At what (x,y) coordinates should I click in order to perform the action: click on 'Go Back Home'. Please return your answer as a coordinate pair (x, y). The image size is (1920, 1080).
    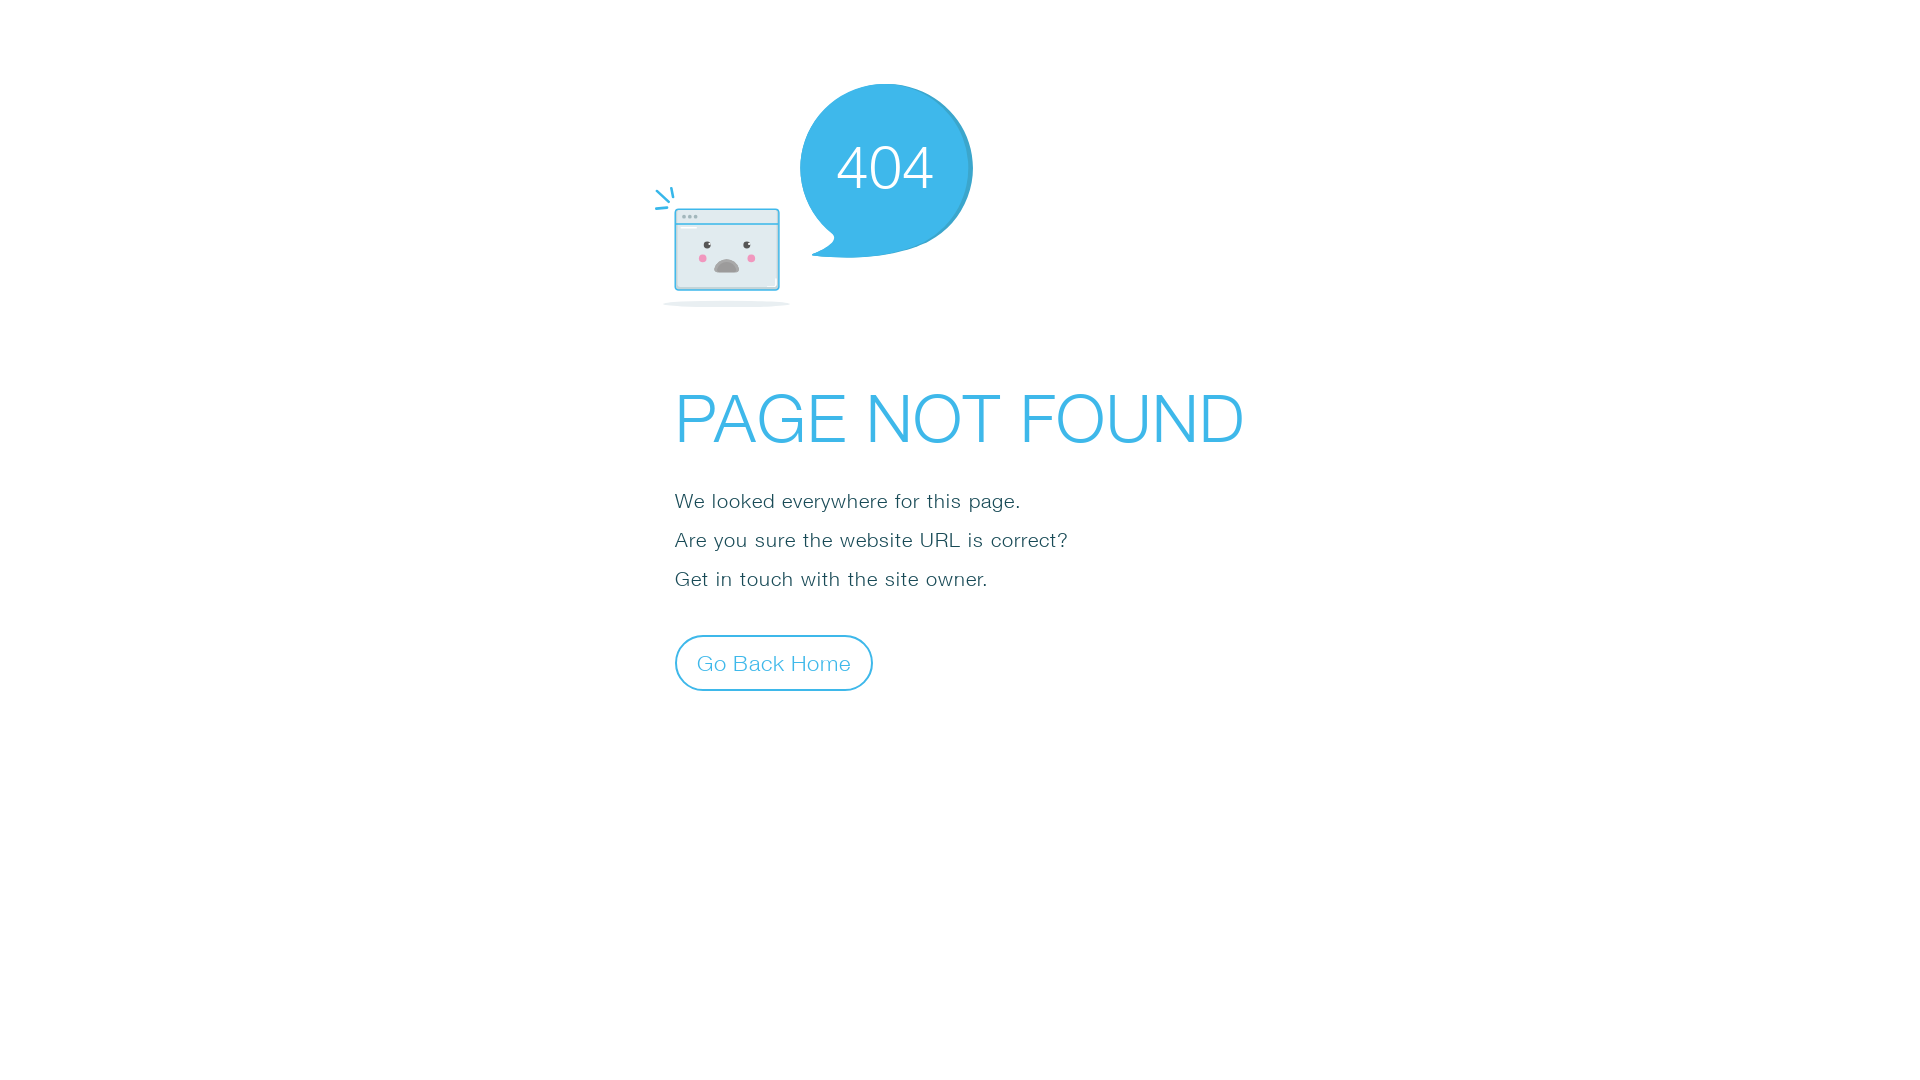
    Looking at the image, I should click on (772, 663).